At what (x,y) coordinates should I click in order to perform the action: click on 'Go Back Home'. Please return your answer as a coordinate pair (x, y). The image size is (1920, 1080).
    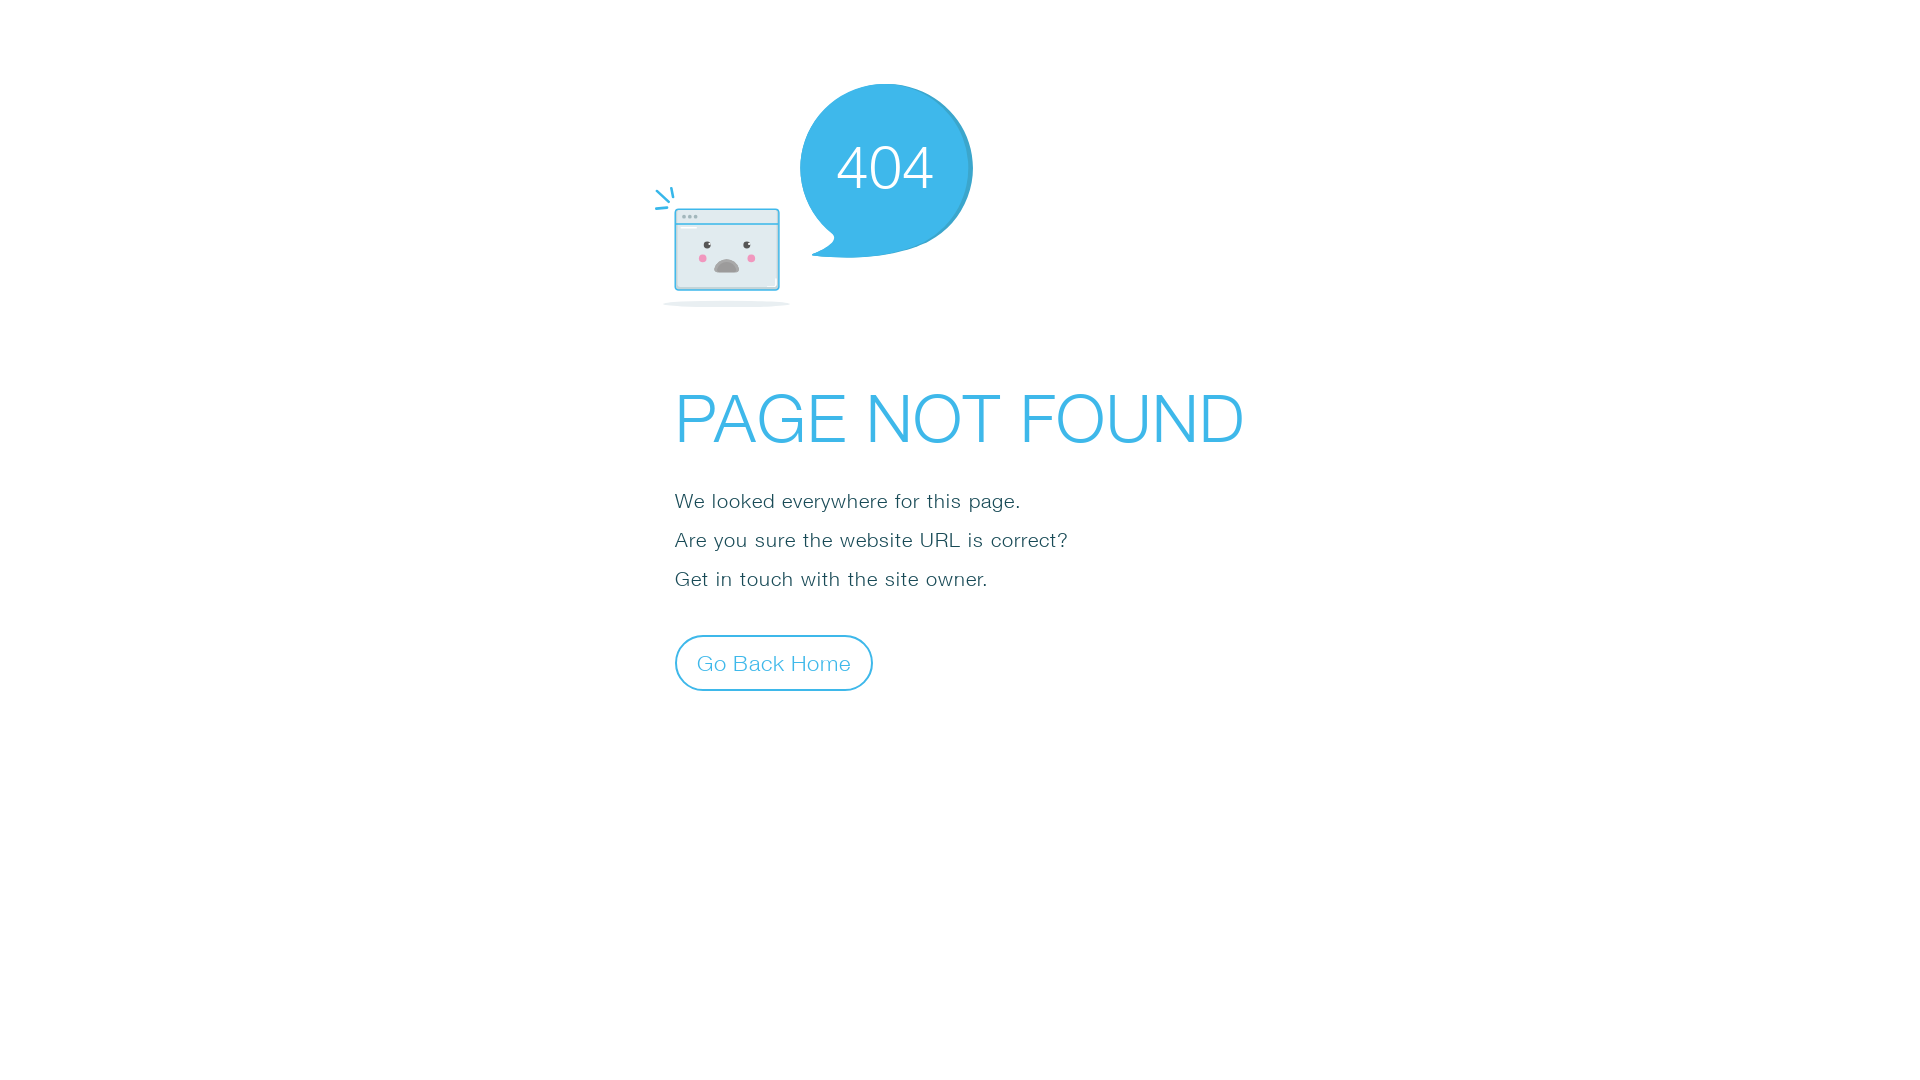
    Looking at the image, I should click on (772, 663).